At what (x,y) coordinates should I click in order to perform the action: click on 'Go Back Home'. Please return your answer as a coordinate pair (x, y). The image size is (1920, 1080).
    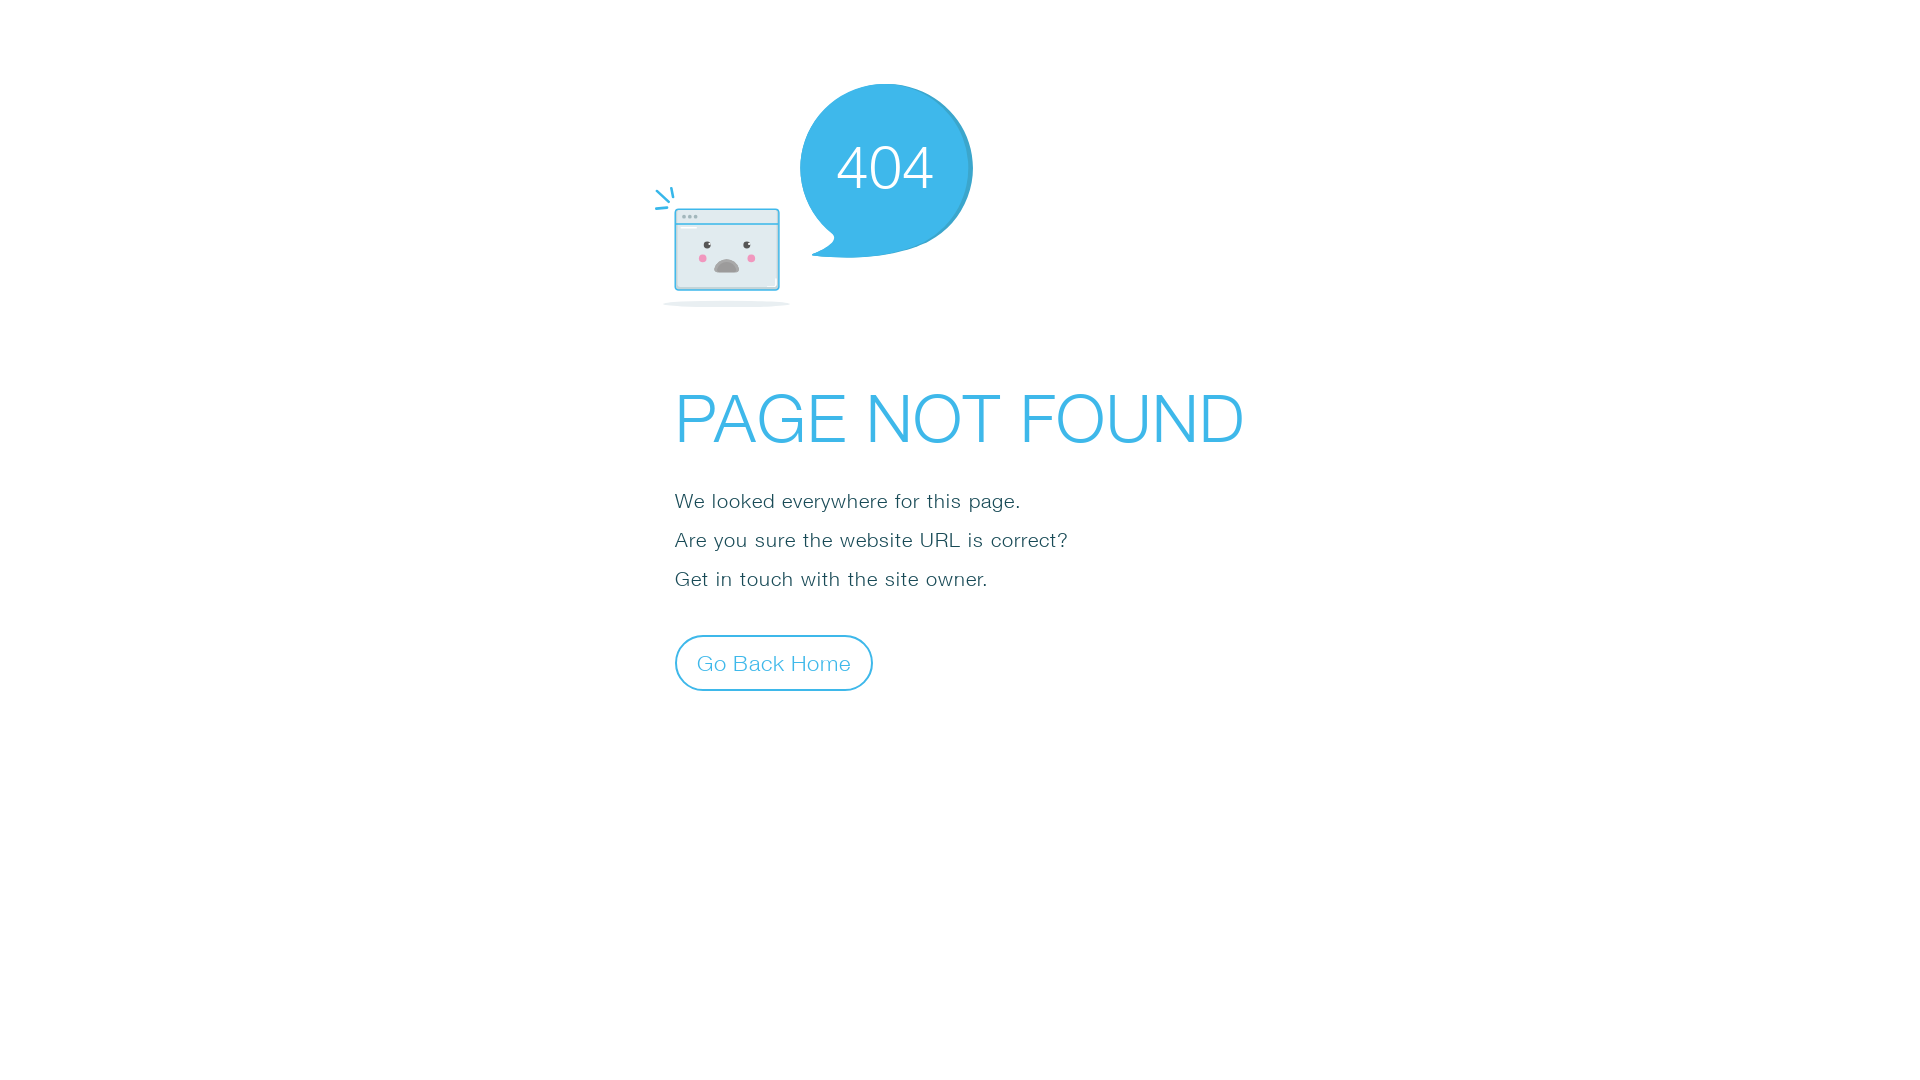
    Looking at the image, I should click on (772, 663).